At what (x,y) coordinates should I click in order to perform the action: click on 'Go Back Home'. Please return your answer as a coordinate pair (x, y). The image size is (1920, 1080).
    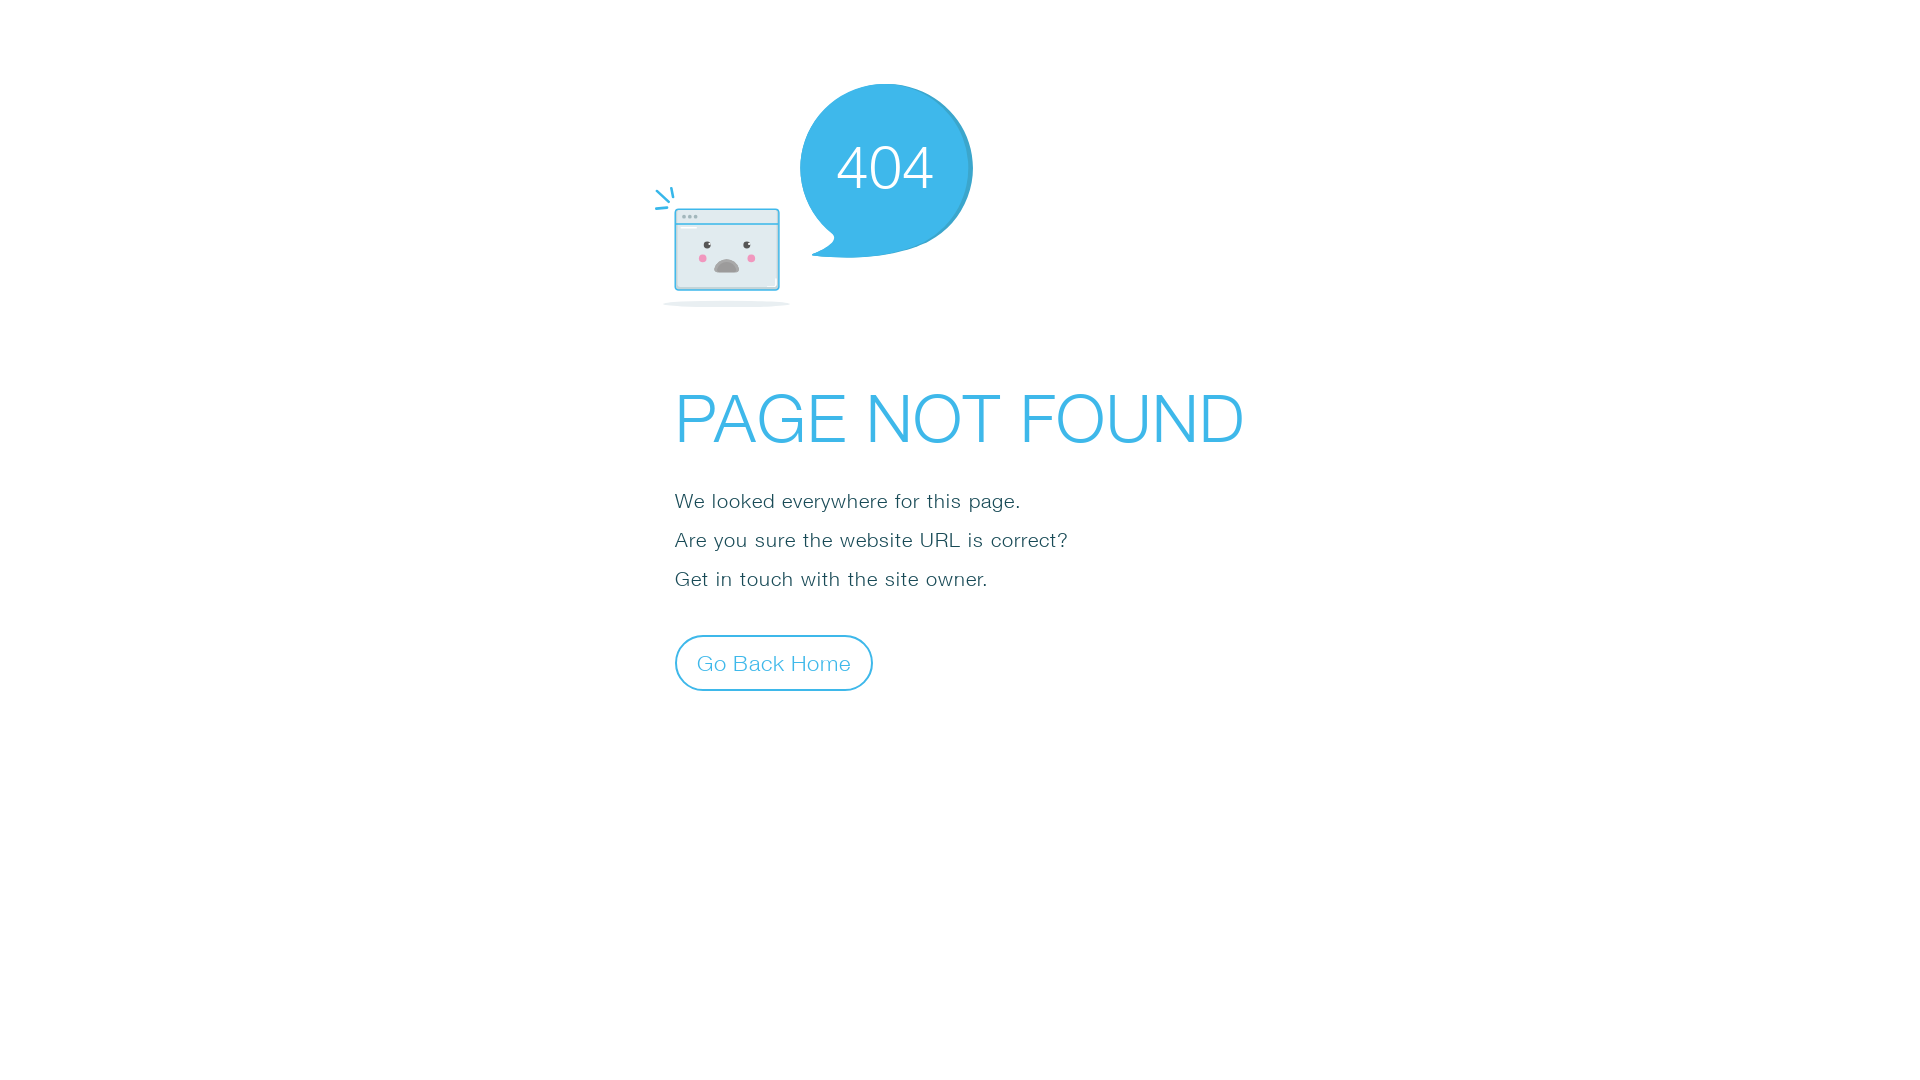
    Looking at the image, I should click on (772, 663).